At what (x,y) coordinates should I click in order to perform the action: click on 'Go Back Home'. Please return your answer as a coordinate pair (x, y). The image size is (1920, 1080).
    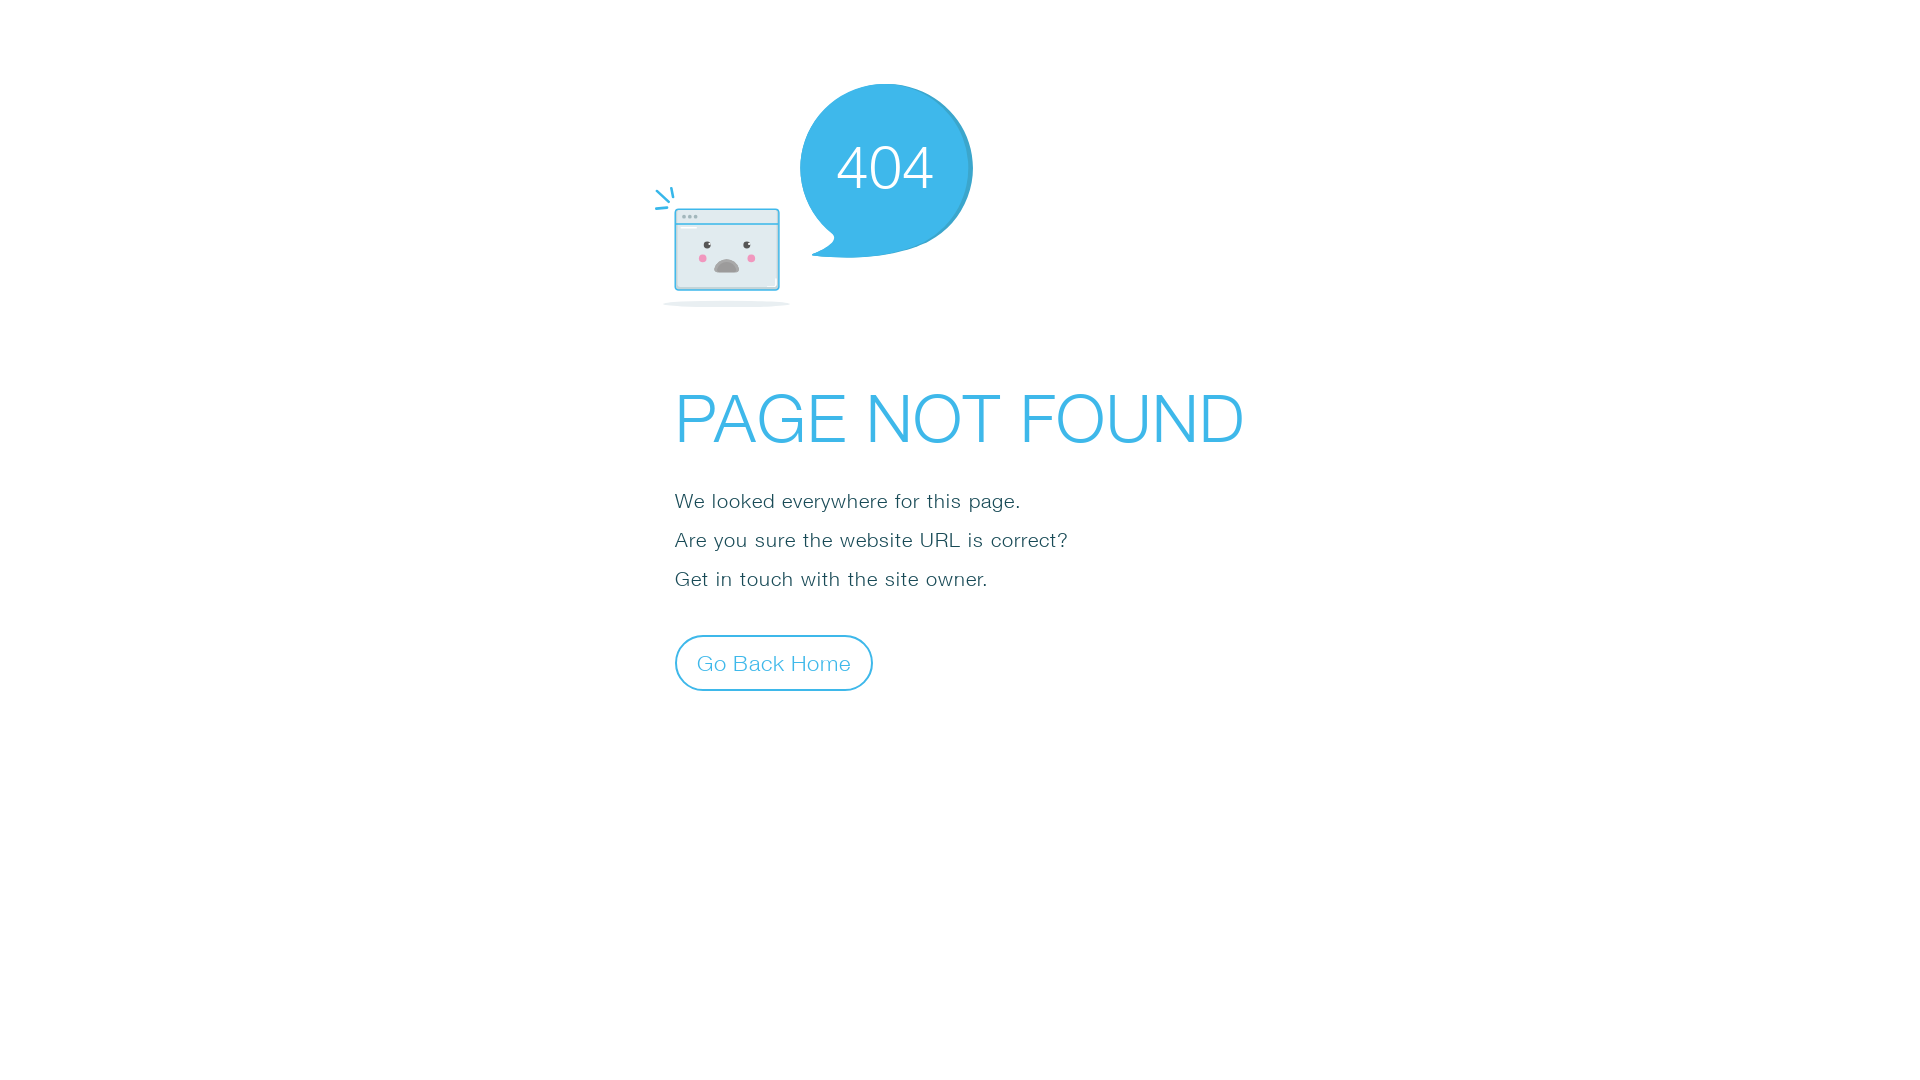
    Looking at the image, I should click on (772, 663).